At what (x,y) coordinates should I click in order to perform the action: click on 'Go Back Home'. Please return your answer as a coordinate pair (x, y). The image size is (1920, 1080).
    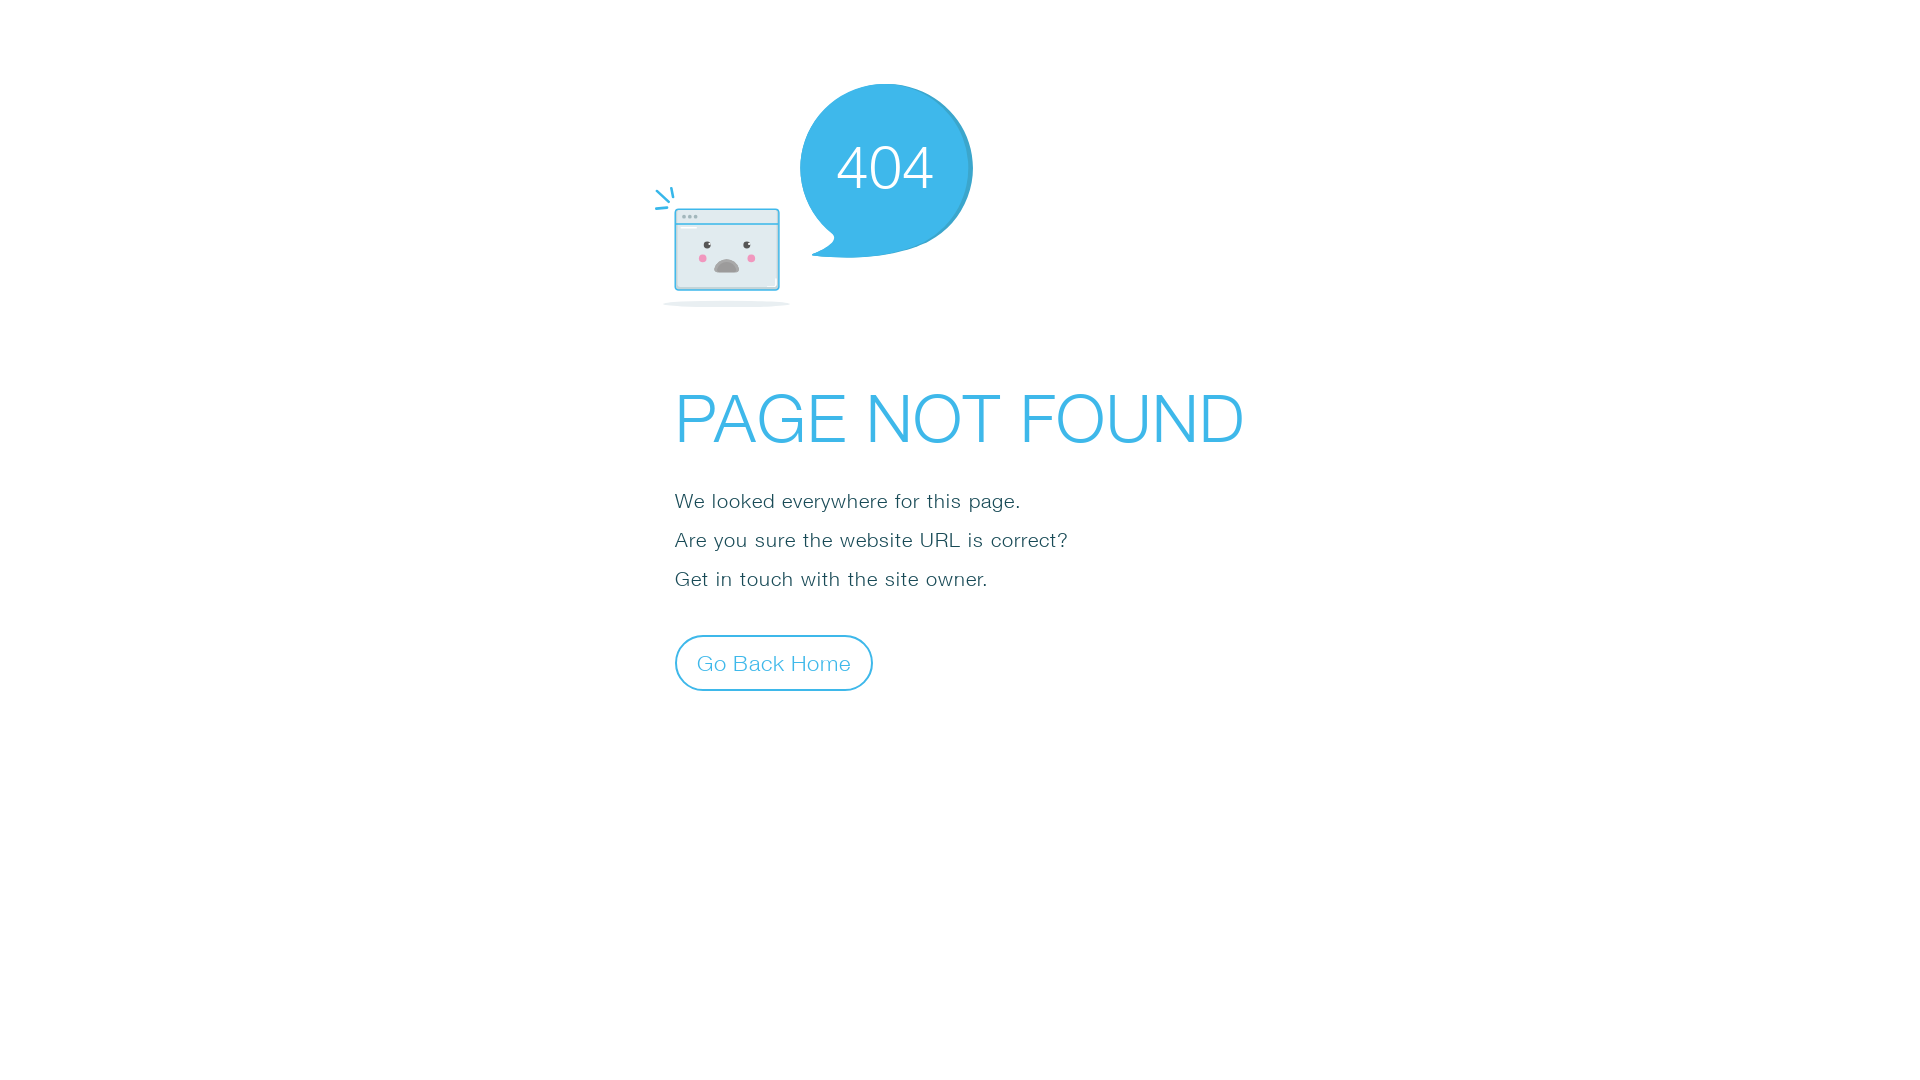
    Looking at the image, I should click on (772, 663).